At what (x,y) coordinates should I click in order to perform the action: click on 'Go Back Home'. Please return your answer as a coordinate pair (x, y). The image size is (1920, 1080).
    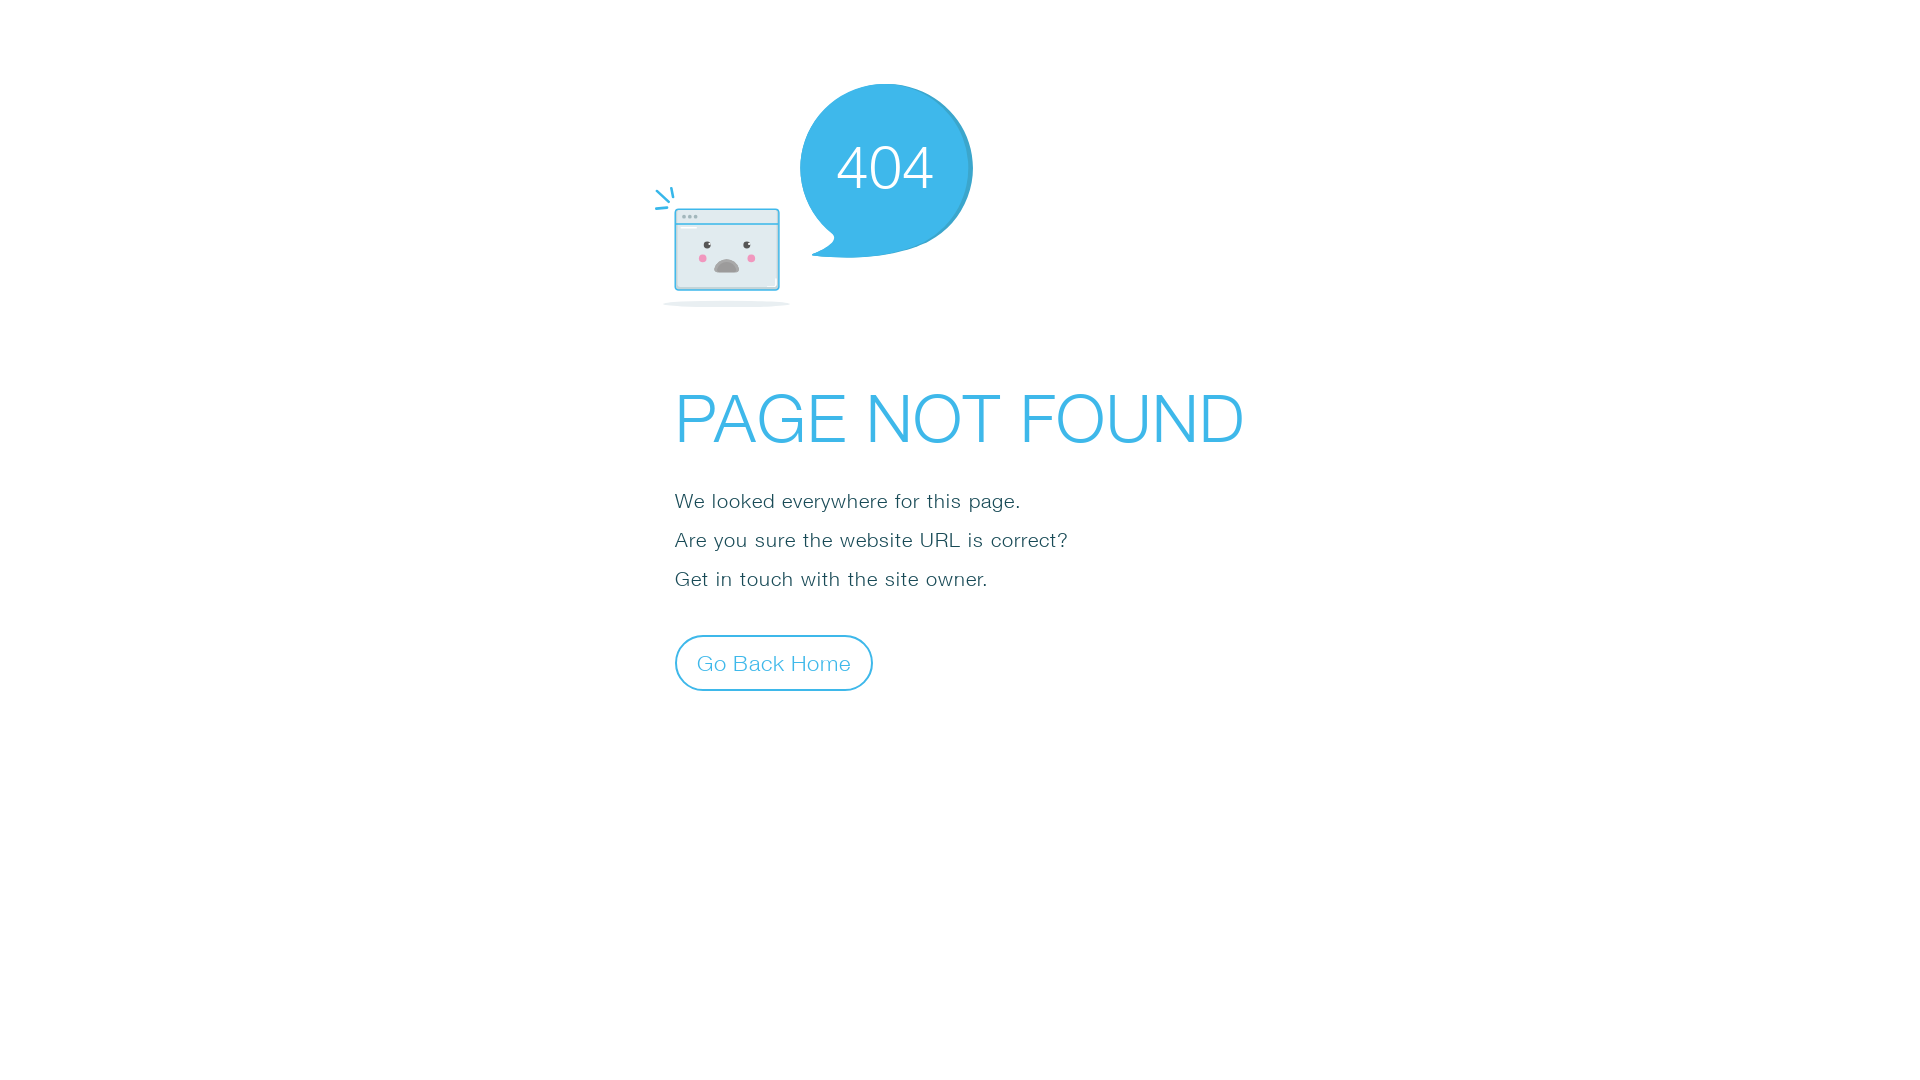
    Looking at the image, I should click on (772, 663).